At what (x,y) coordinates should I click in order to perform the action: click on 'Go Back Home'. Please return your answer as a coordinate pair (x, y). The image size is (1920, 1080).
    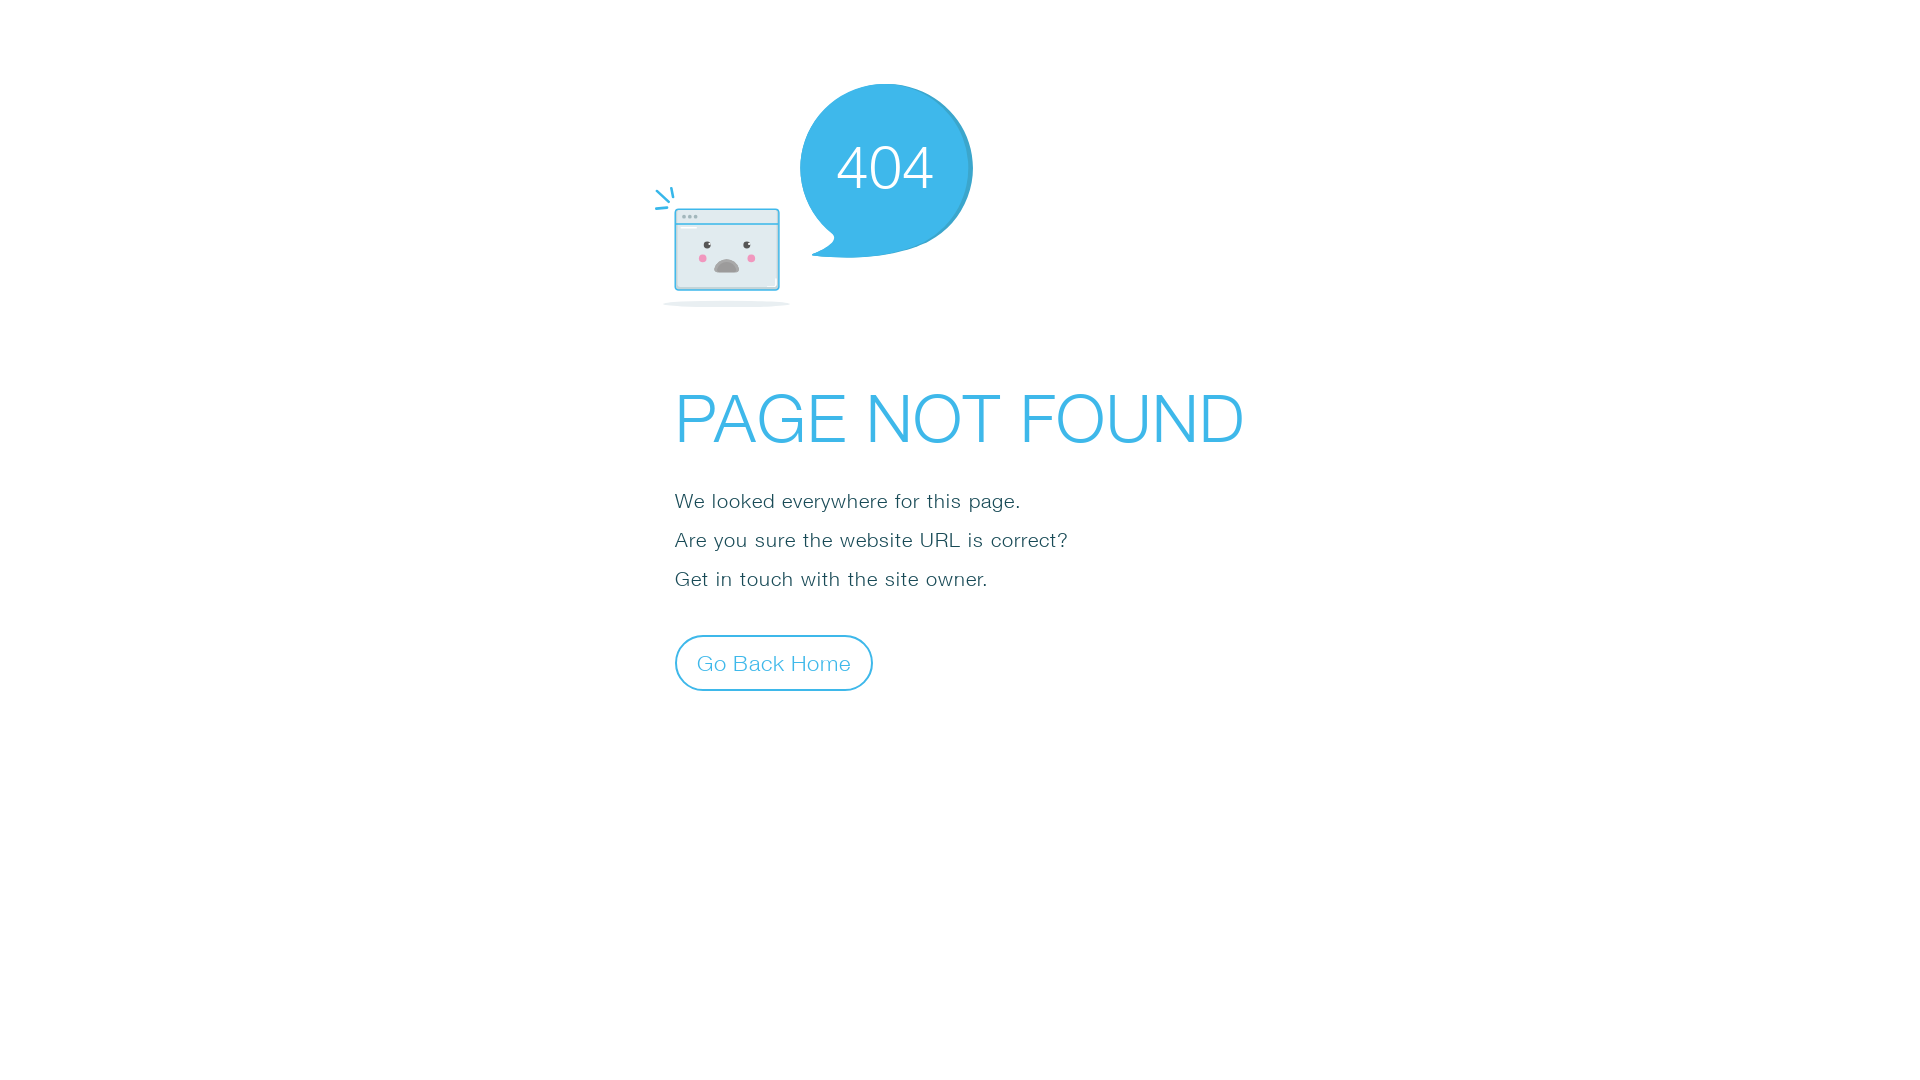
    Looking at the image, I should click on (772, 663).